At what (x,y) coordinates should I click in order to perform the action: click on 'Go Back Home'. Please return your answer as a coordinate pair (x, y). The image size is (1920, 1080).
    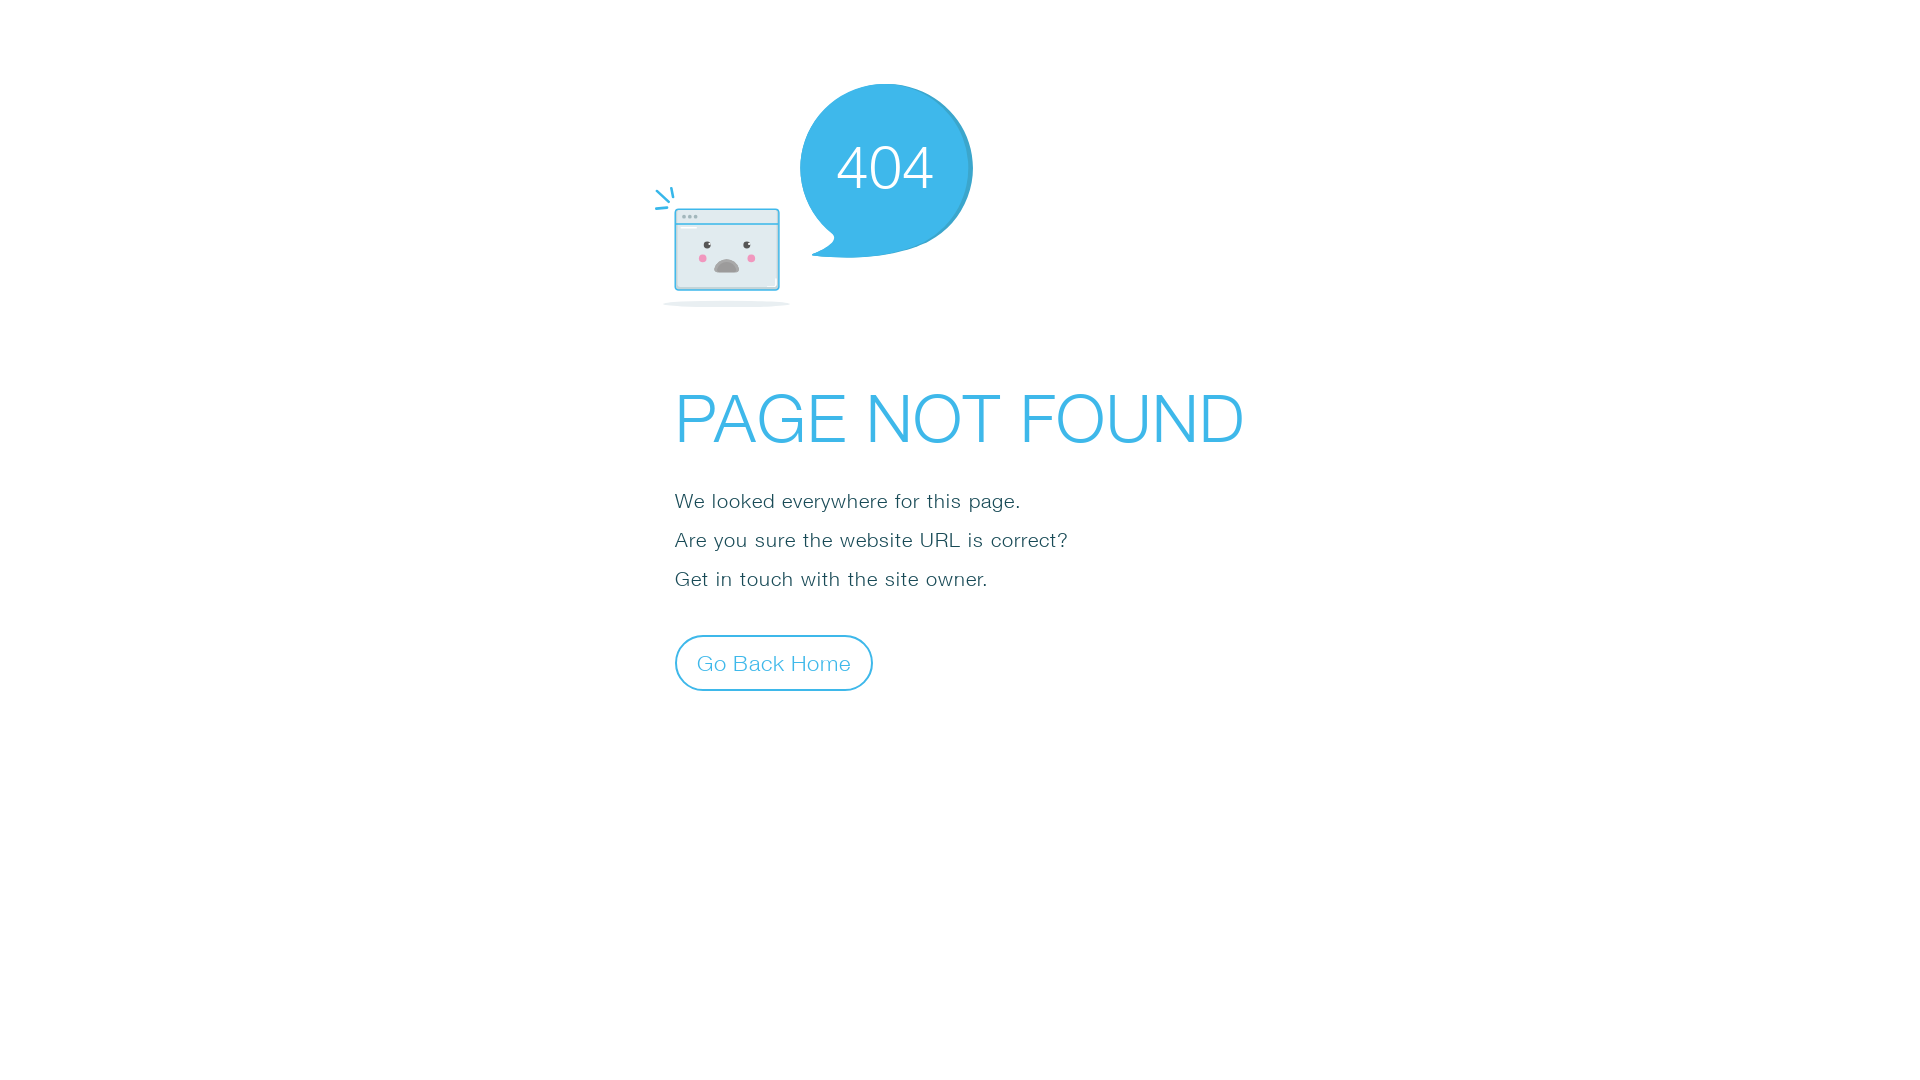
    Looking at the image, I should click on (772, 663).